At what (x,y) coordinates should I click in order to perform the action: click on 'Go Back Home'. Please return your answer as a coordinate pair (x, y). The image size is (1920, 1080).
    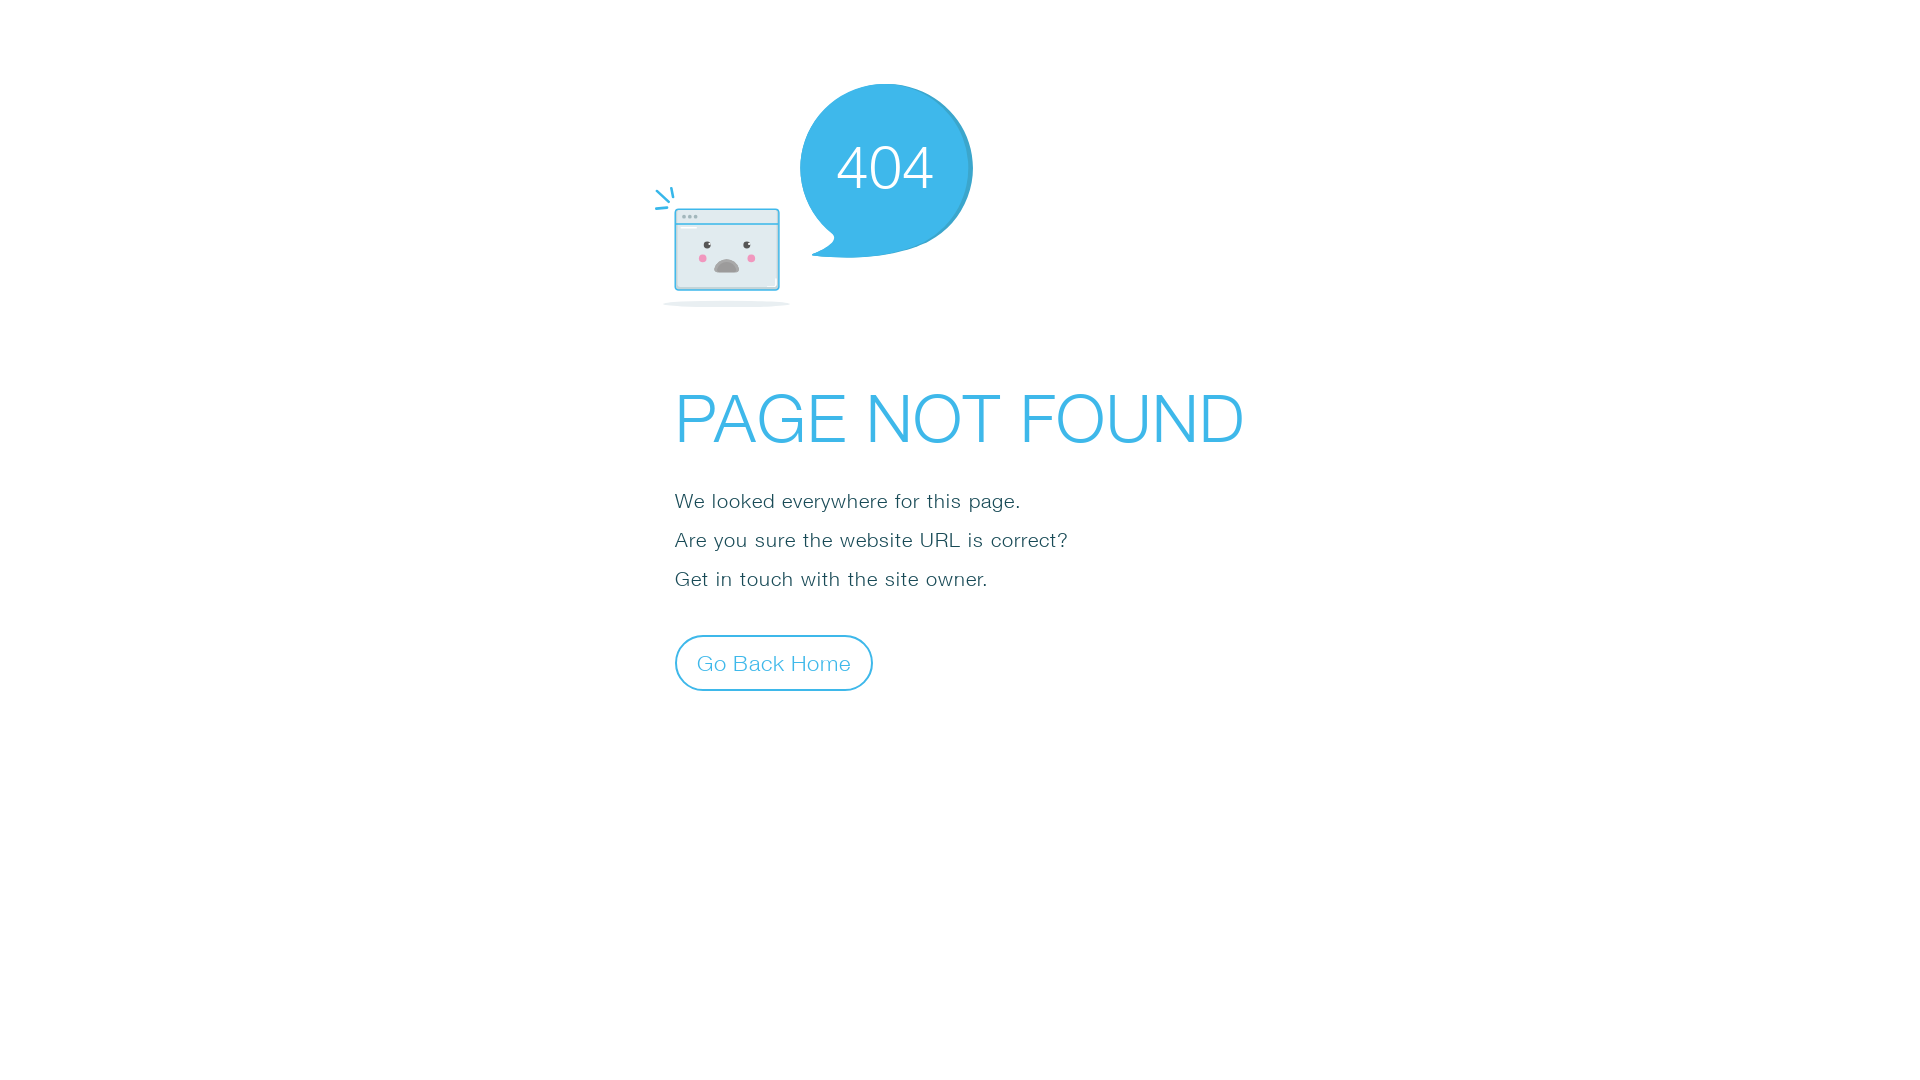
    Looking at the image, I should click on (772, 663).